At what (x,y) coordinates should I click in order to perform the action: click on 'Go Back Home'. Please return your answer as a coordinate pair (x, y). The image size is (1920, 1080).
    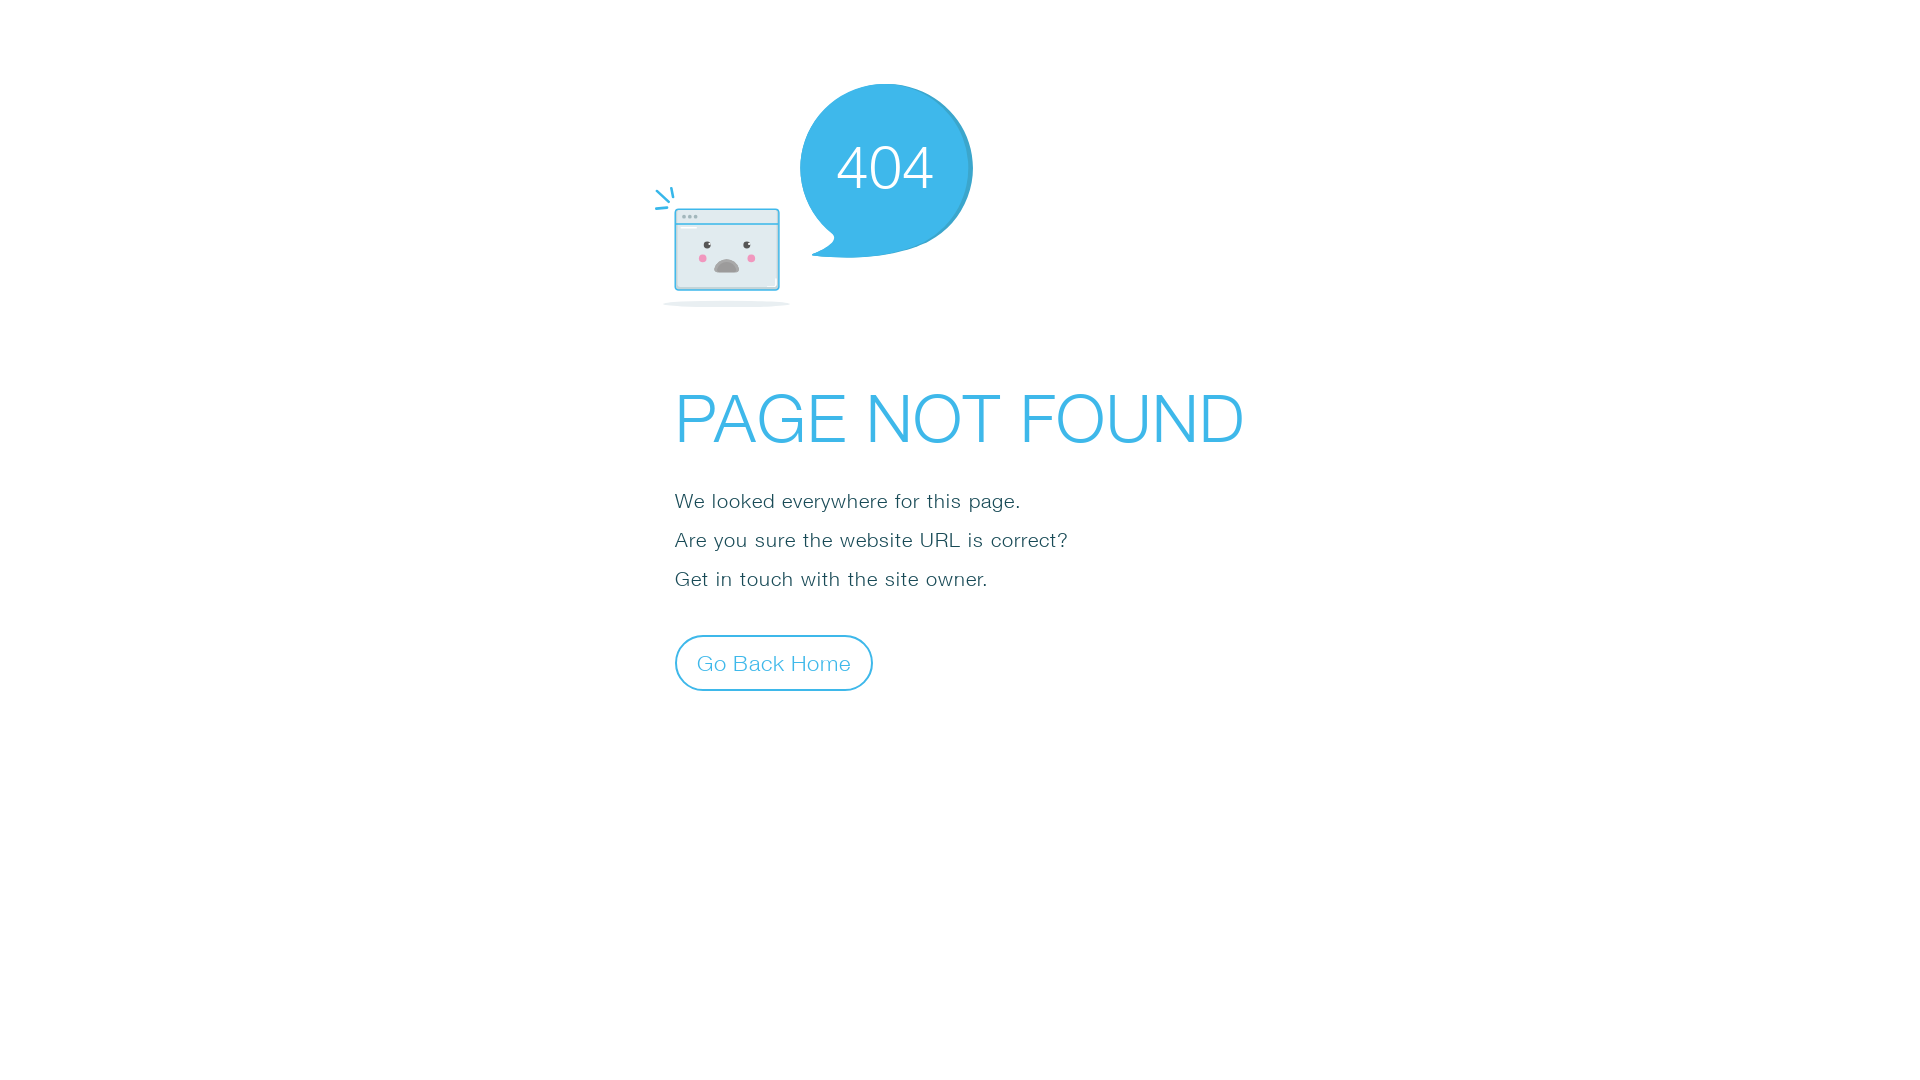
    Looking at the image, I should click on (772, 663).